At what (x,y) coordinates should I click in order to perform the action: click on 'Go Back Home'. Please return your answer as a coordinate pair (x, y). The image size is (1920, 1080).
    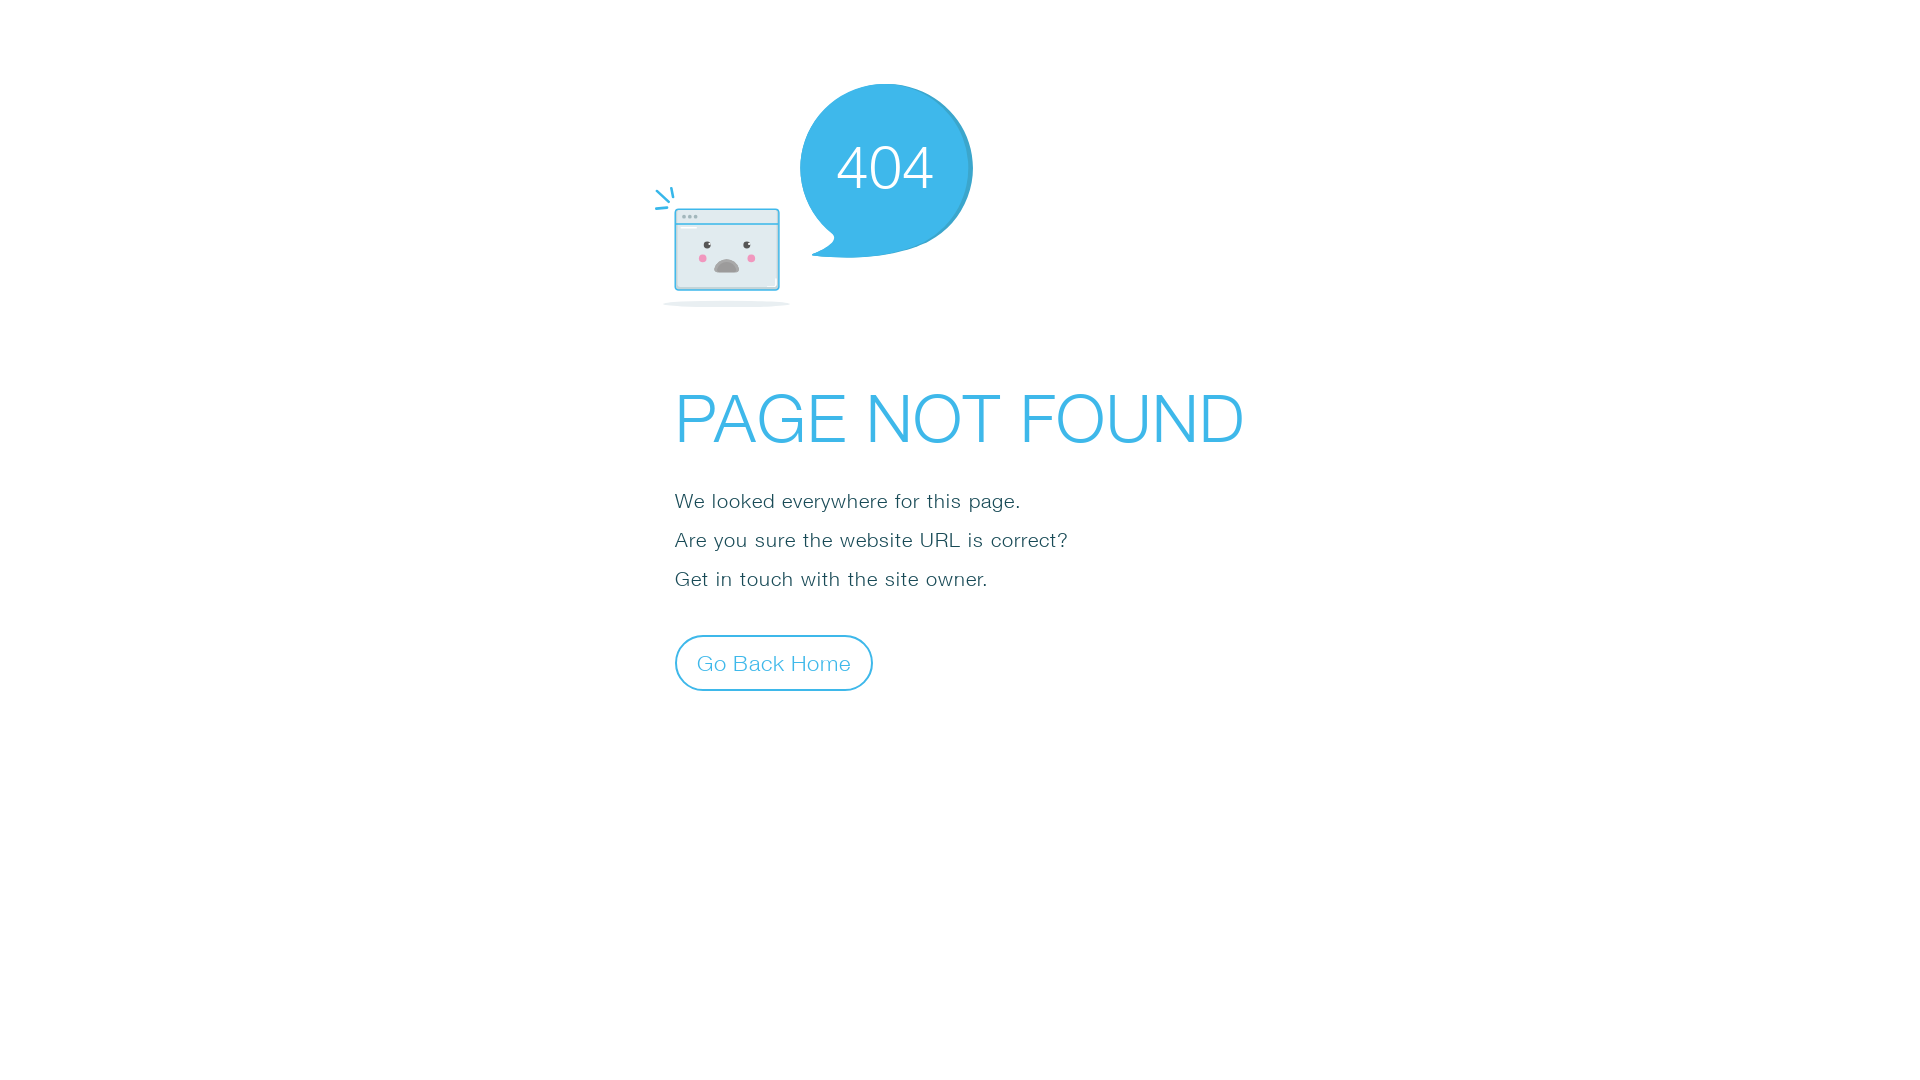
    Looking at the image, I should click on (772, 663).